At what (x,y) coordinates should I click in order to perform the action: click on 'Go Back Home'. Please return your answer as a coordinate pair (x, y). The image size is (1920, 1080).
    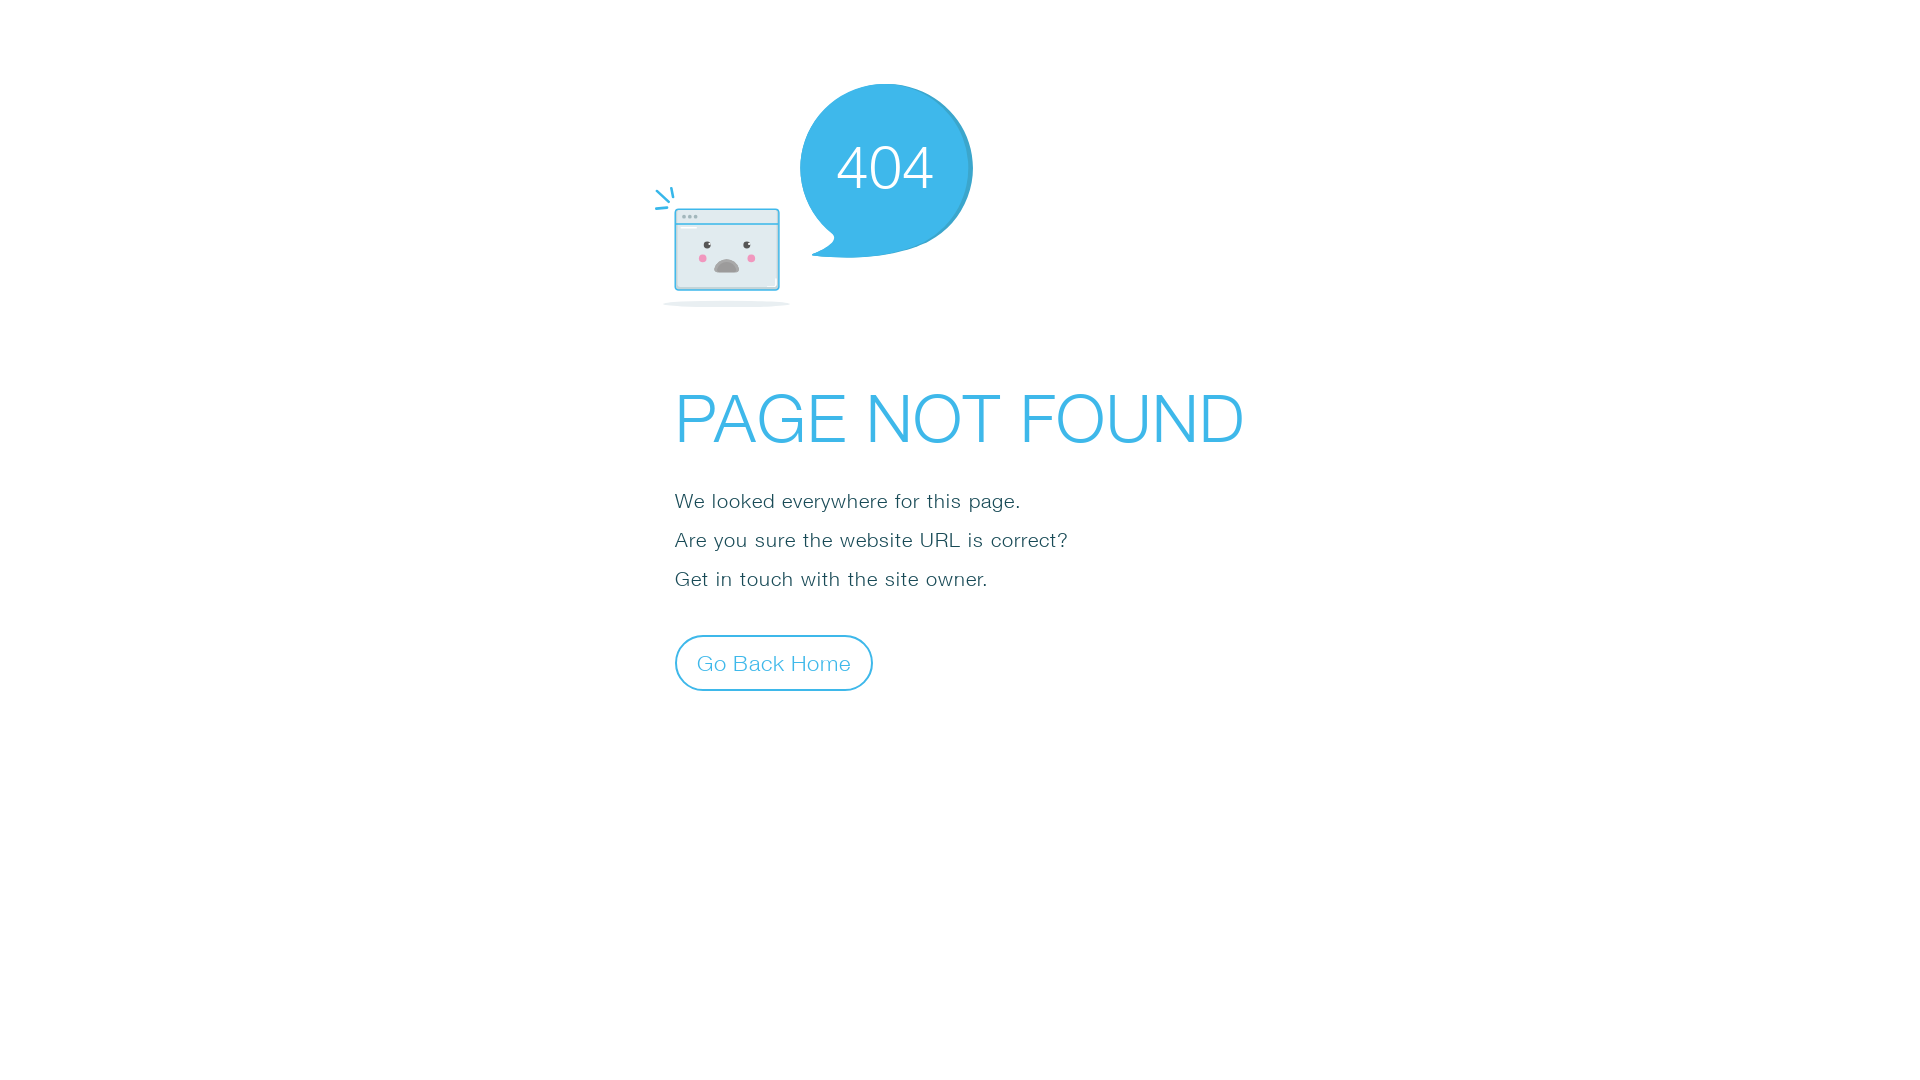
    Looking at the image, I should click on (772, 663).